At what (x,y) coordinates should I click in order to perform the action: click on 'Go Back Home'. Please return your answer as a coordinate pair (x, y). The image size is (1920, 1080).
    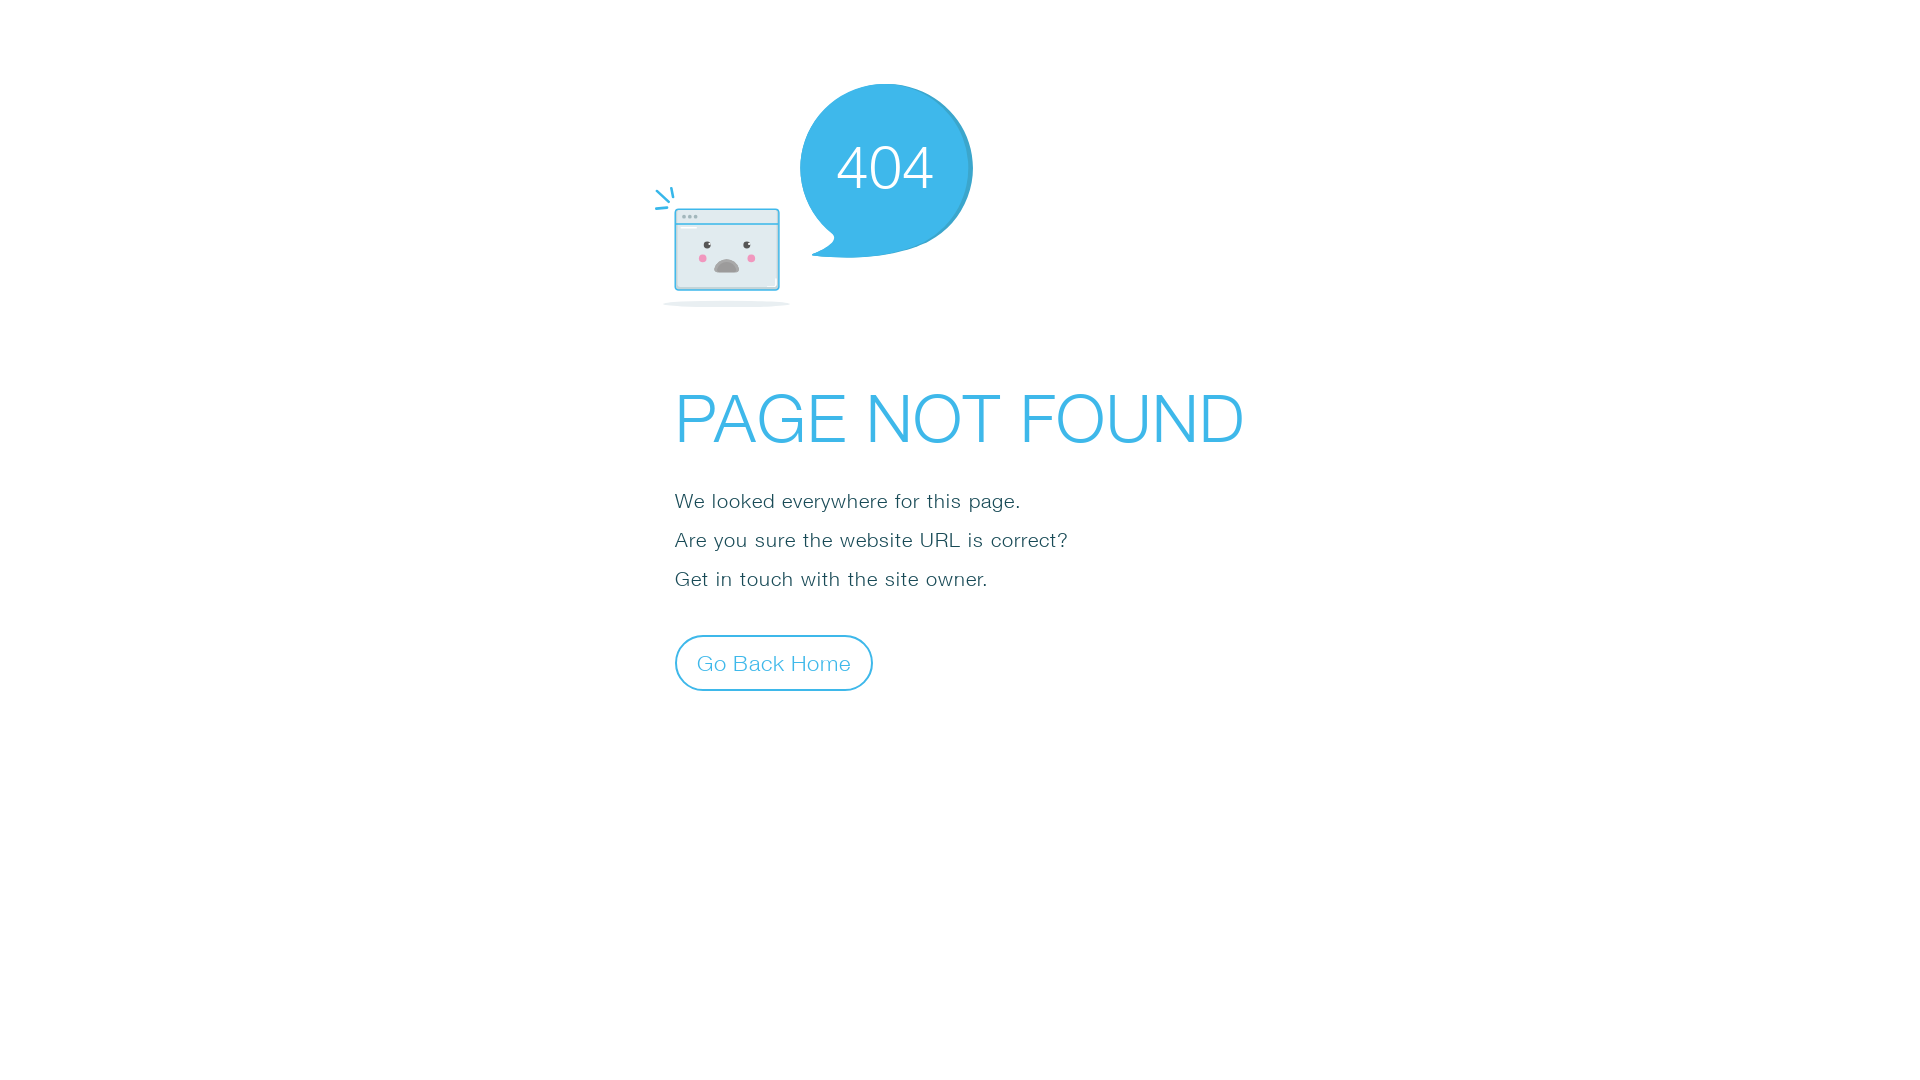
    Looking at the image, I should click on (772, 663).